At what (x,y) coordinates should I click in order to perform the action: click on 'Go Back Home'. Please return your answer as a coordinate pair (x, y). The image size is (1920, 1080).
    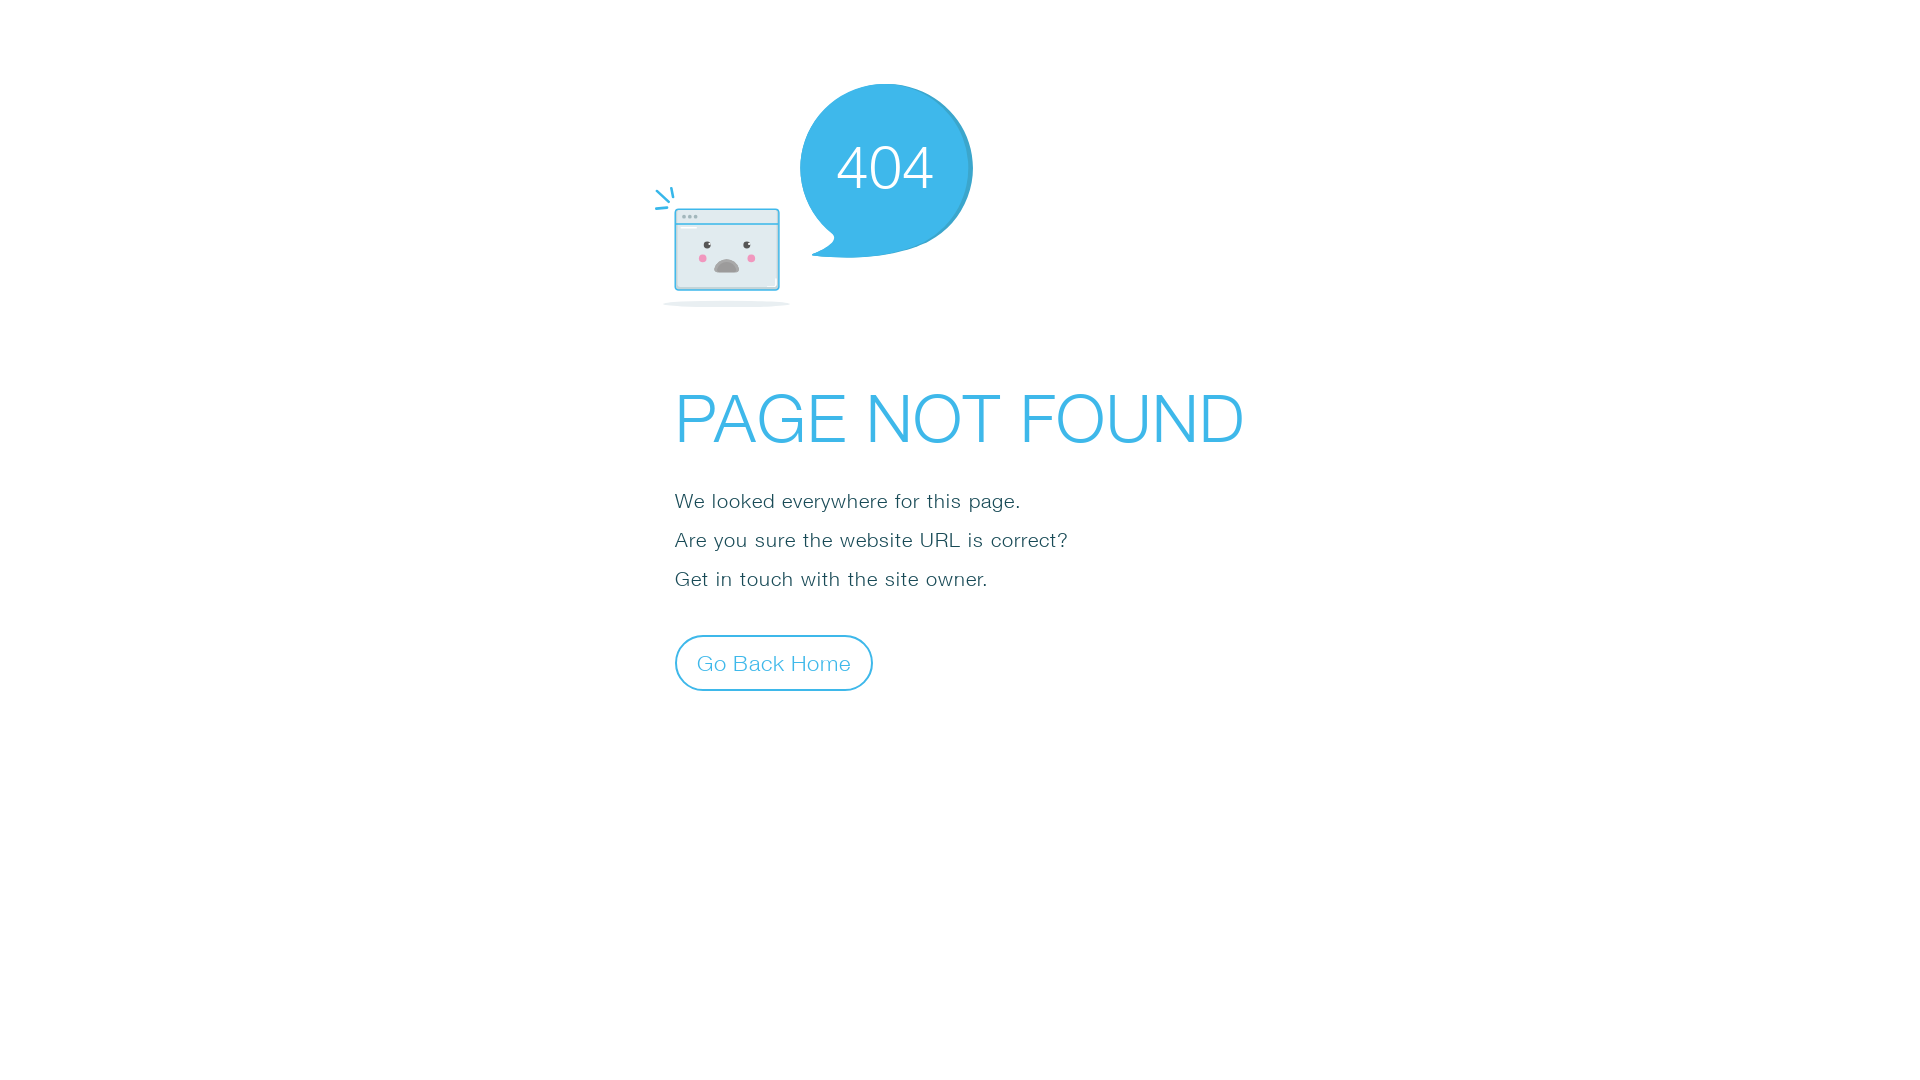
    Looking at the image, I should click on (772, 663).